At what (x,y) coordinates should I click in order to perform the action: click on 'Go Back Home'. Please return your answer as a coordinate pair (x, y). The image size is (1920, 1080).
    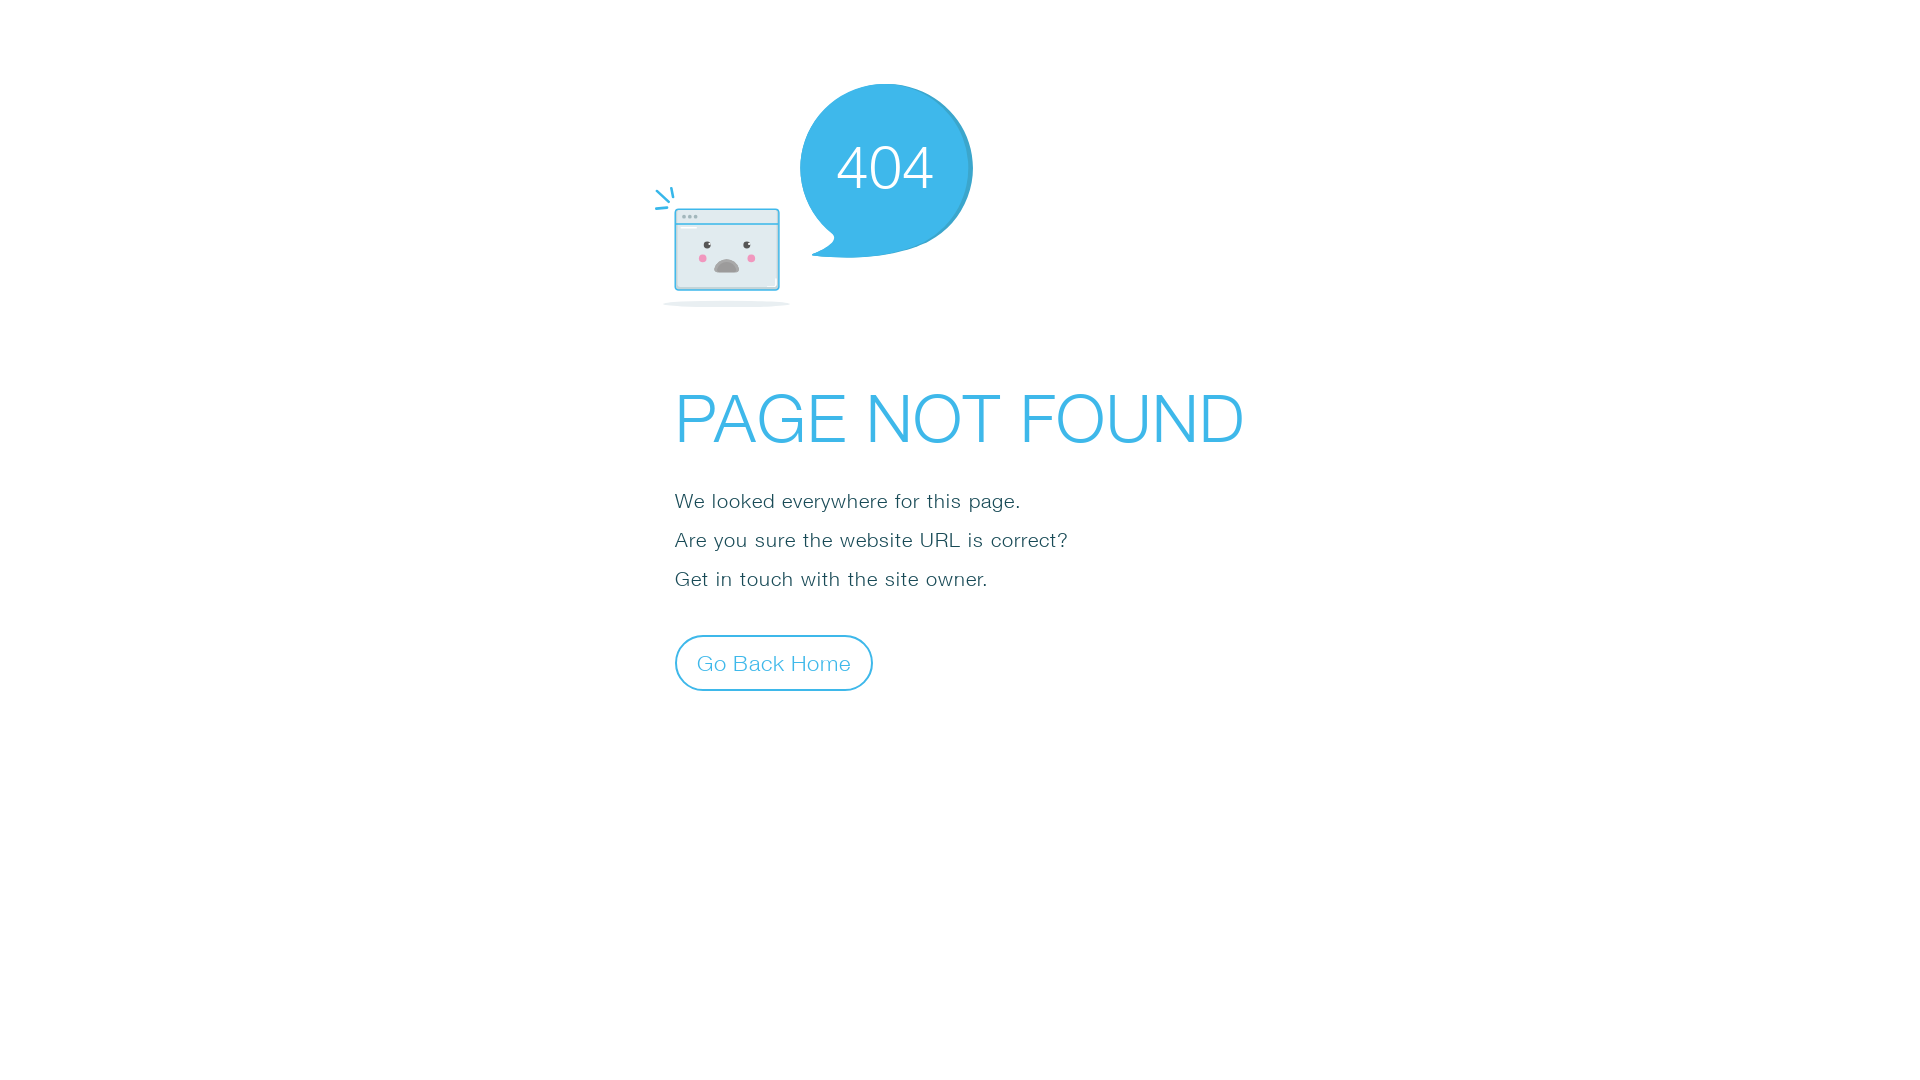
    Looking at the image, I should click on (772, 663).